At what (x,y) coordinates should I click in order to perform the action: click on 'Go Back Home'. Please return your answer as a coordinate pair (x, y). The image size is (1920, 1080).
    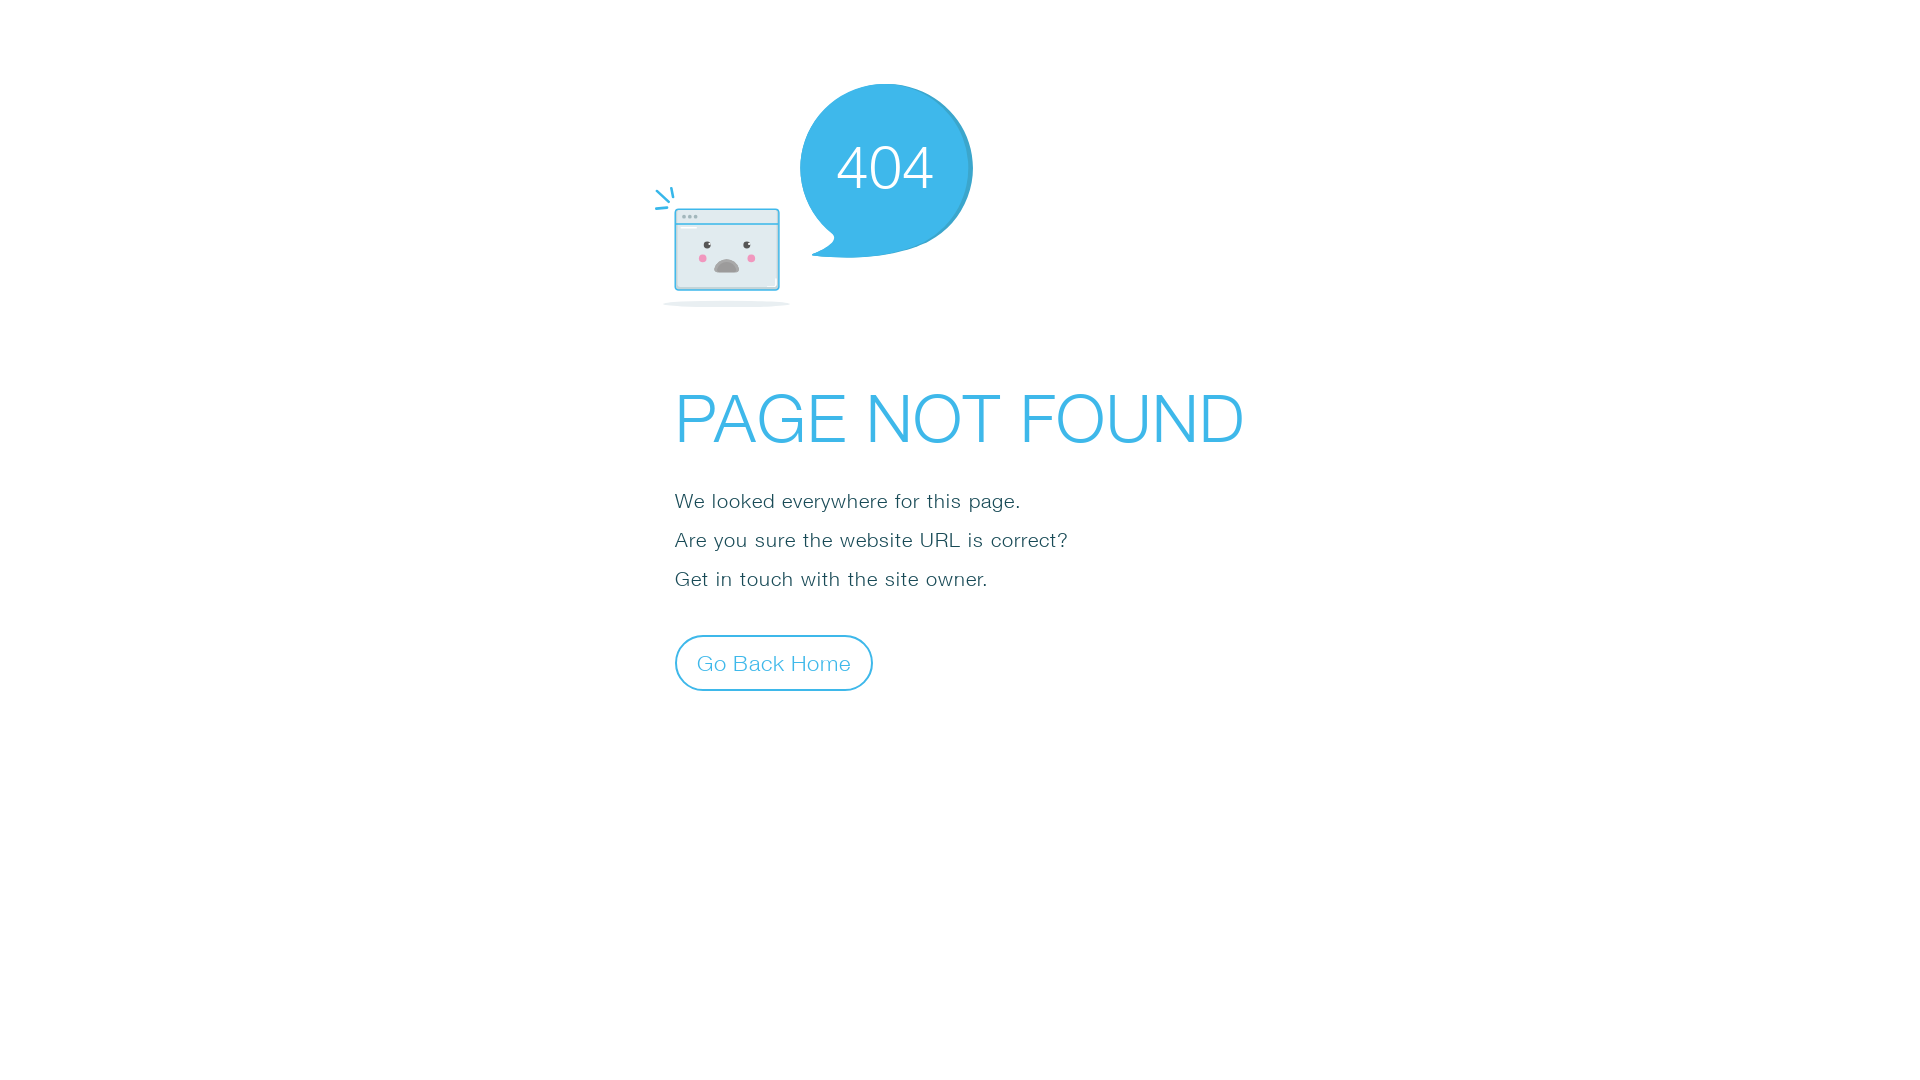
    Looking at the image, I should click on (772, 663).